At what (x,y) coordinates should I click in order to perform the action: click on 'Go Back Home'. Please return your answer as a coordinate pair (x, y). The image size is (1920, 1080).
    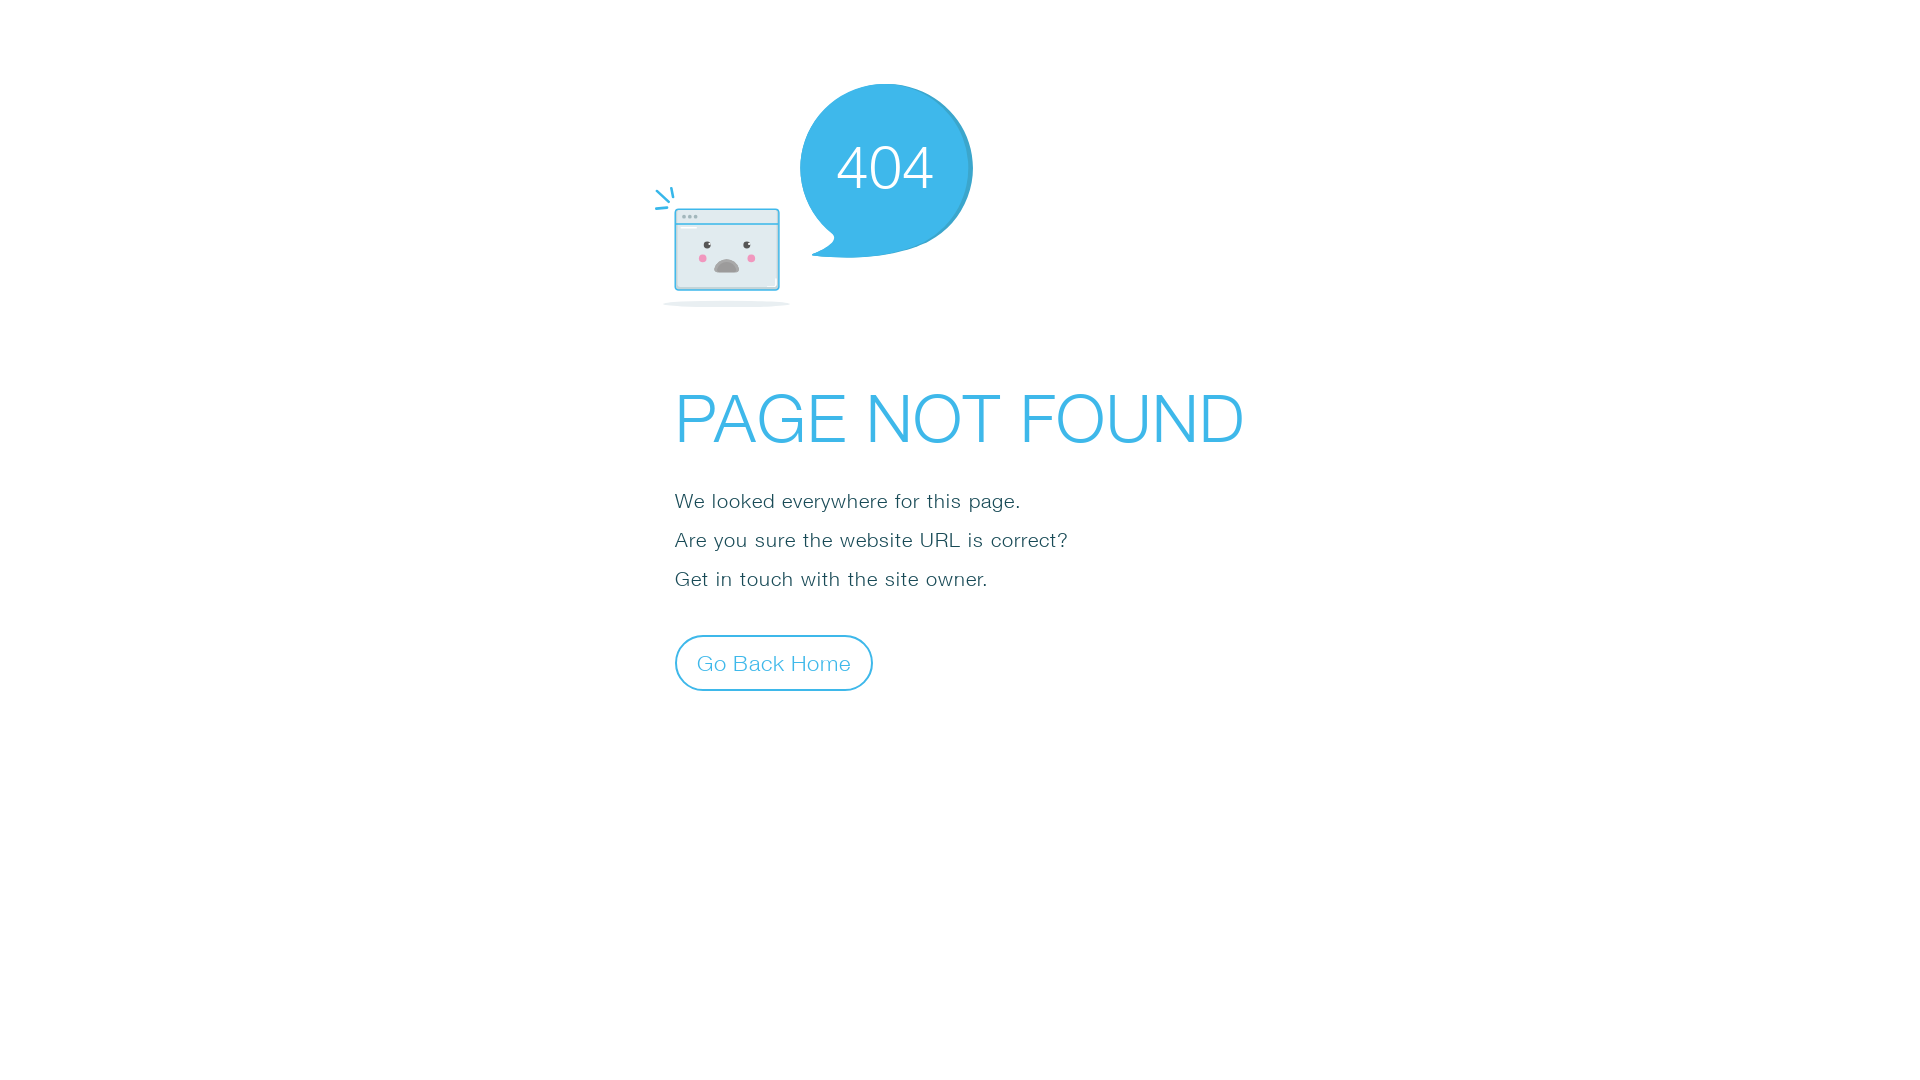
    Looking at the image, I should click on (772, 663).